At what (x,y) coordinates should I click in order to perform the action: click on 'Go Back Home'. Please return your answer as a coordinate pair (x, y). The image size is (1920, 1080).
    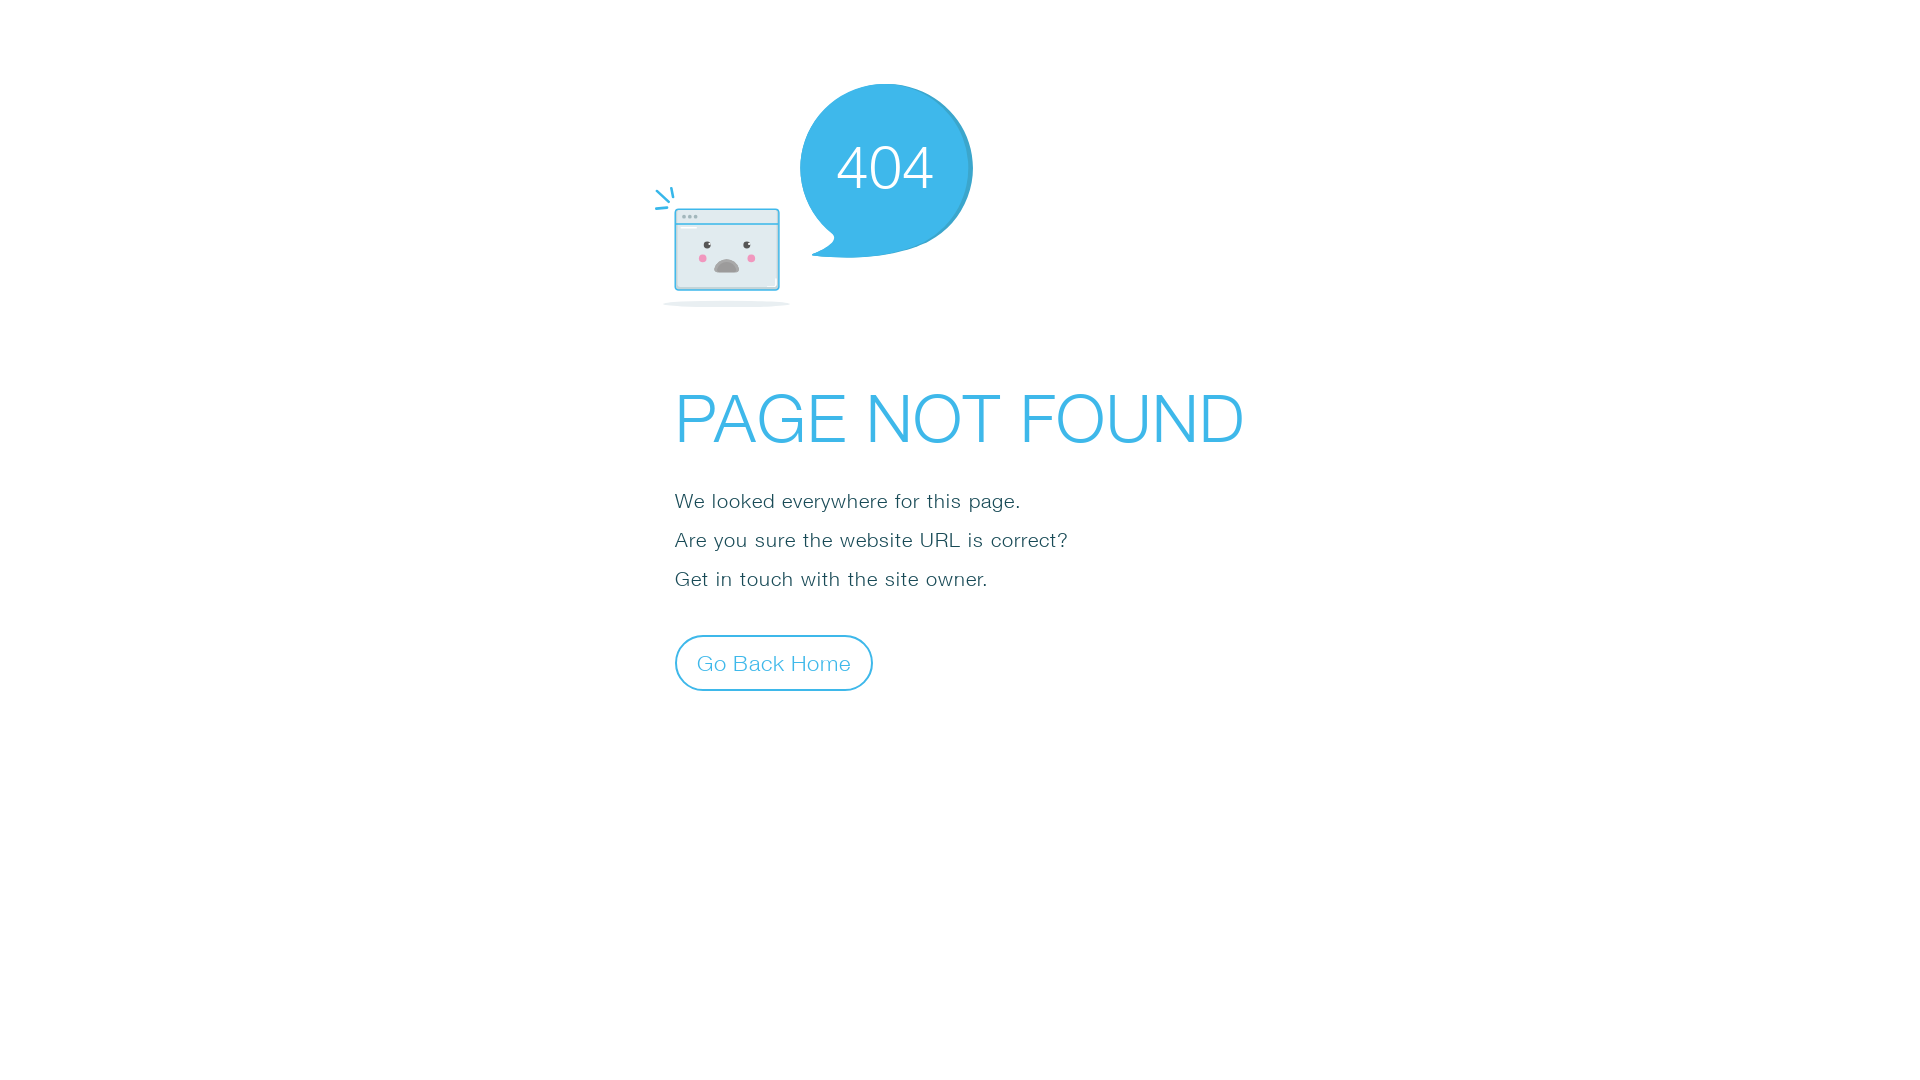
    Looking at the image, I should click on (772, 663).